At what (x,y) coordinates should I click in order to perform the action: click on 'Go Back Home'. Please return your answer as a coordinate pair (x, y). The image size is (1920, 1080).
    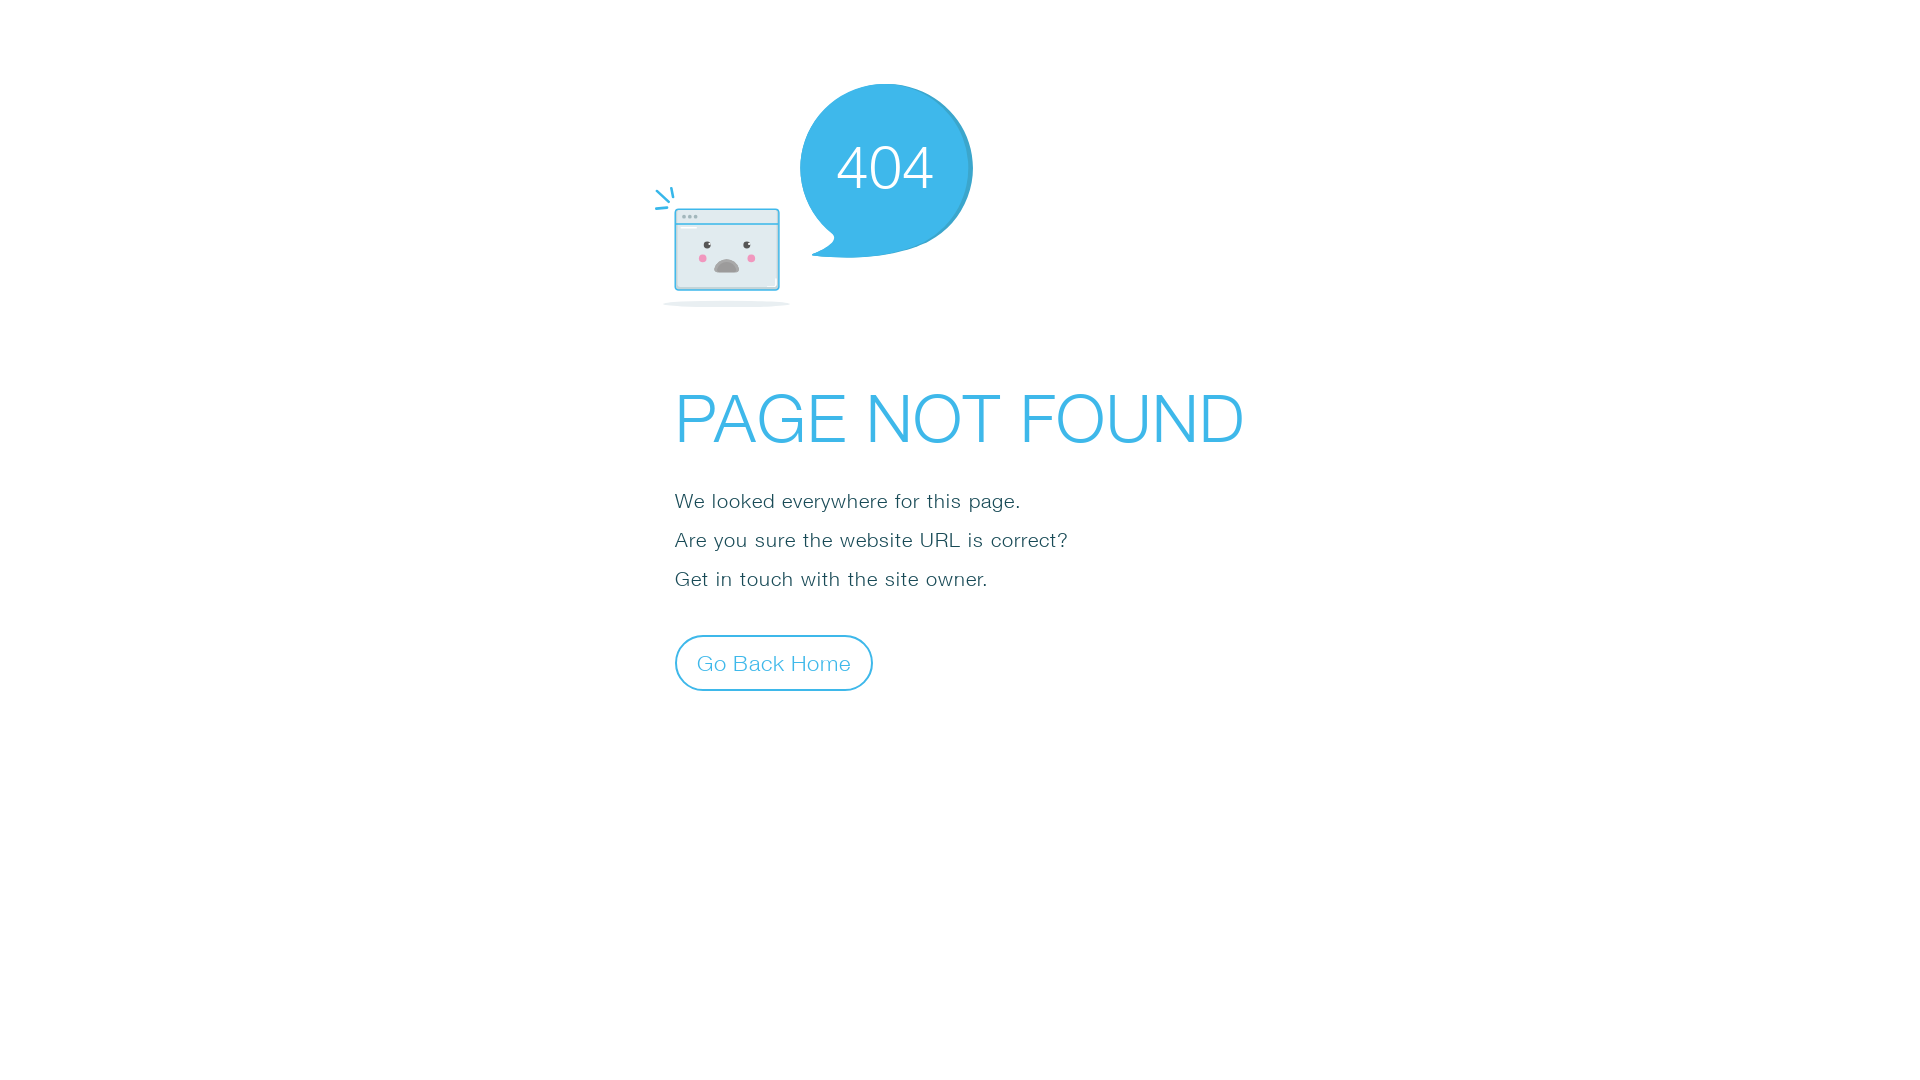
    Looking at the image, I should click on (772, 663).